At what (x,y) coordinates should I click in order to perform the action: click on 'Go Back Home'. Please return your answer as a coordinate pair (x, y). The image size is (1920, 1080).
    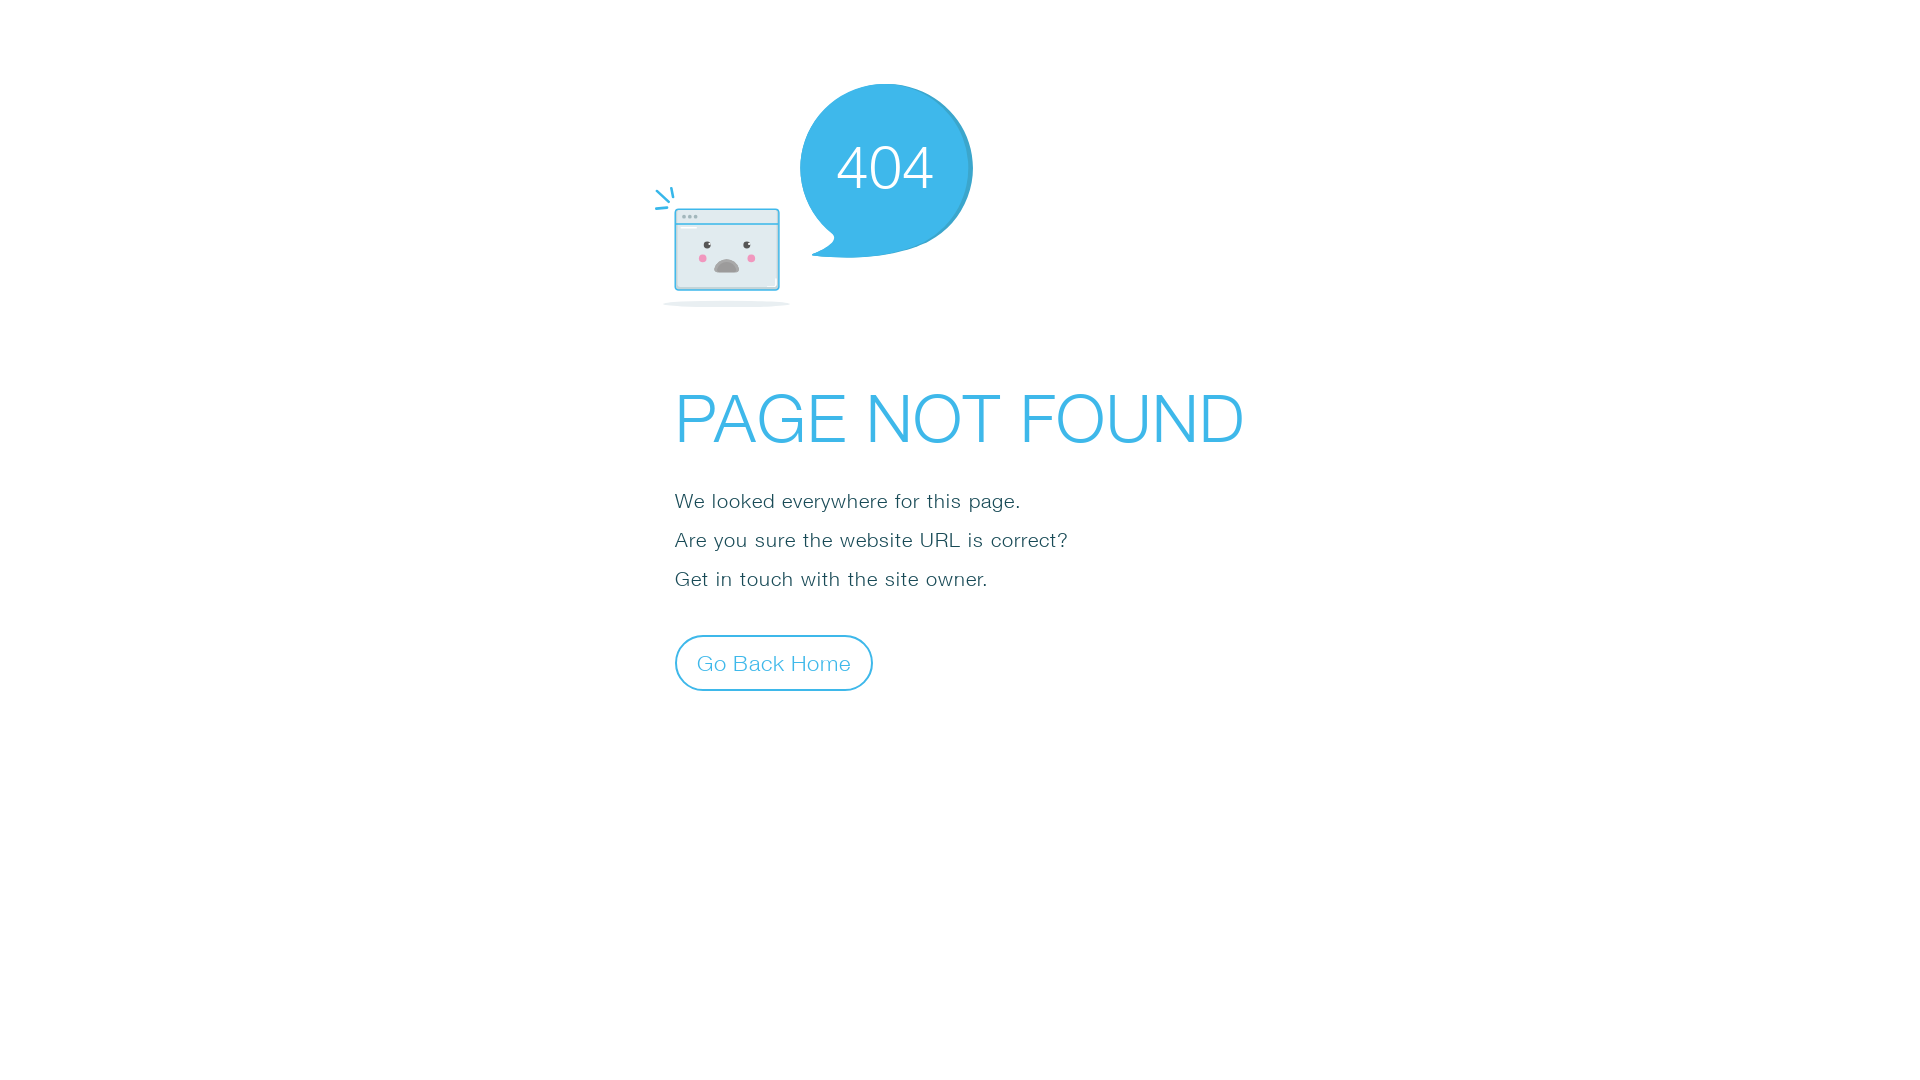
    Looking at the image, I should click on (772, 663).